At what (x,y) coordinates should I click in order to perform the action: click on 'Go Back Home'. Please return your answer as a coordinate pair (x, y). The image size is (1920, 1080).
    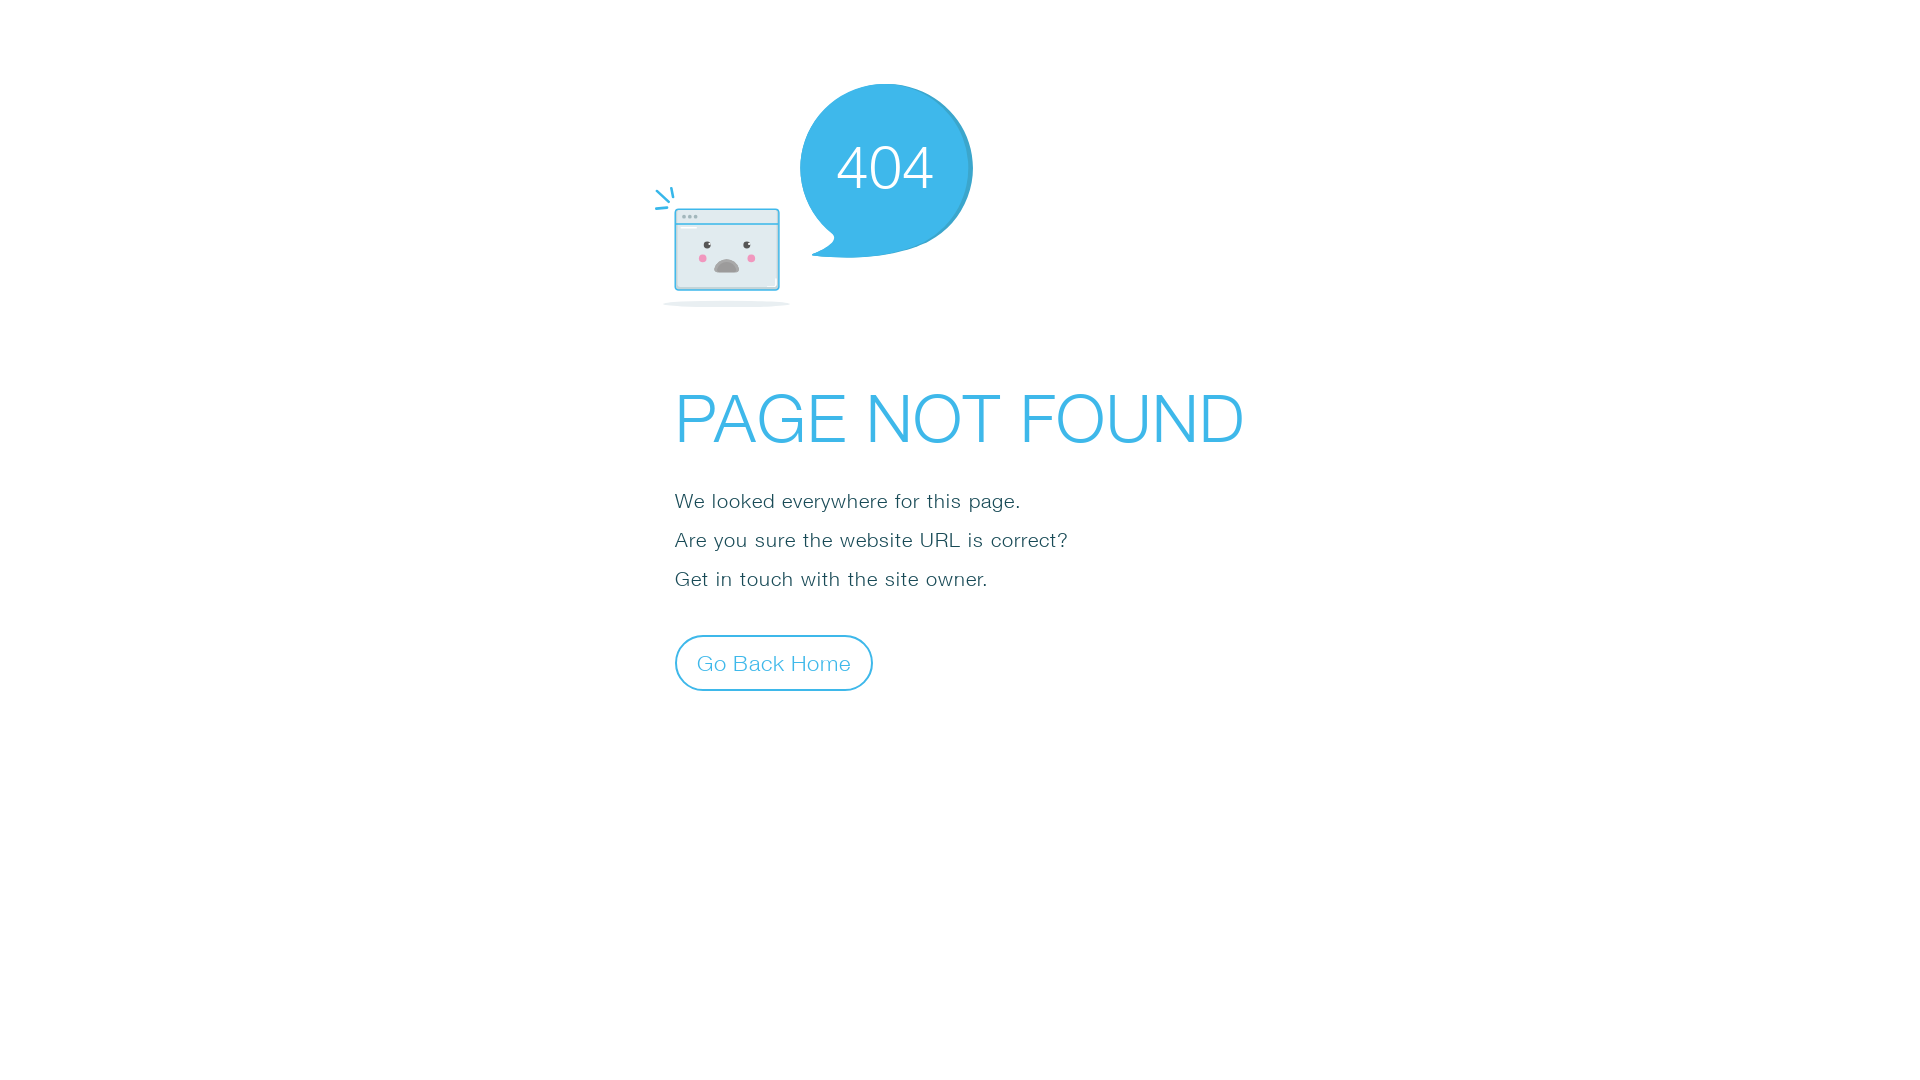
    Looking at the image, I should click on (772, 663).